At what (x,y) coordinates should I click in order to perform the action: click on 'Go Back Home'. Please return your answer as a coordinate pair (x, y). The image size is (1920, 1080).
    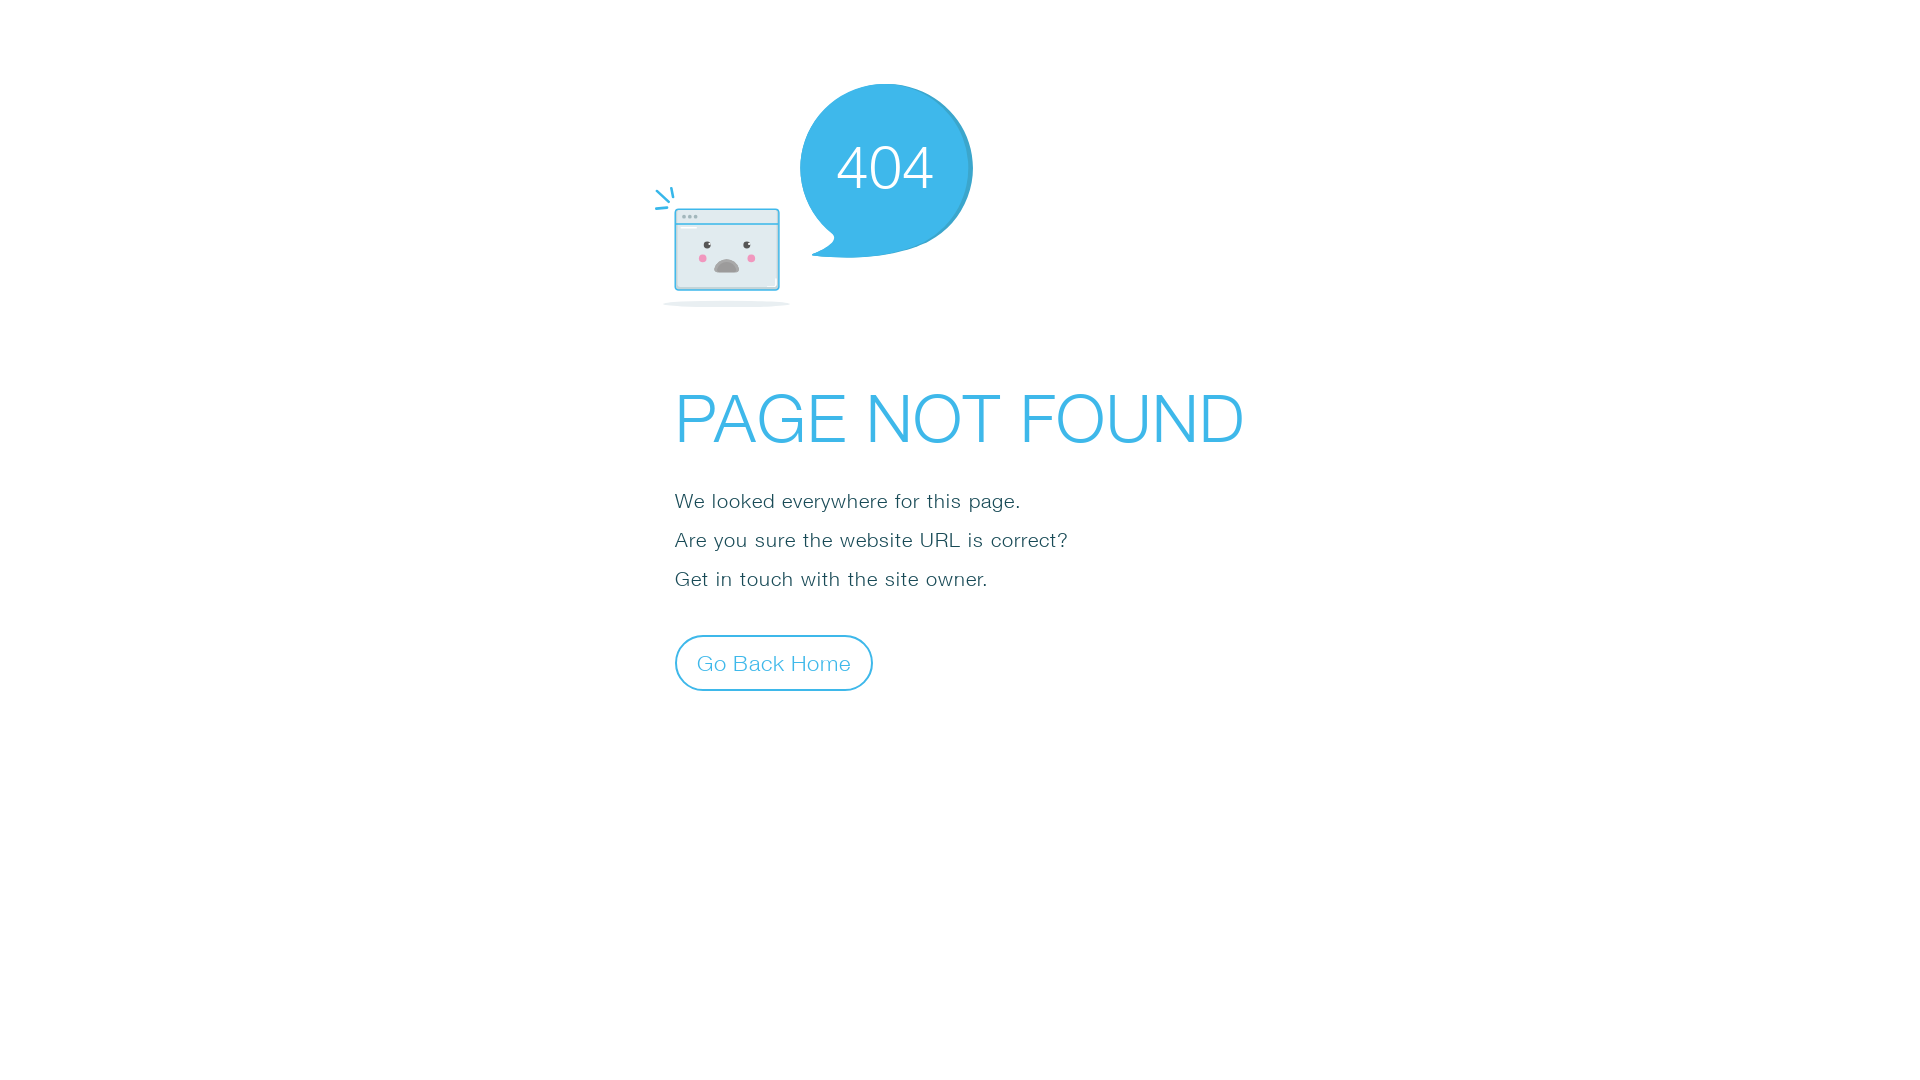
    Looking at the image, I should click on (772, 663).